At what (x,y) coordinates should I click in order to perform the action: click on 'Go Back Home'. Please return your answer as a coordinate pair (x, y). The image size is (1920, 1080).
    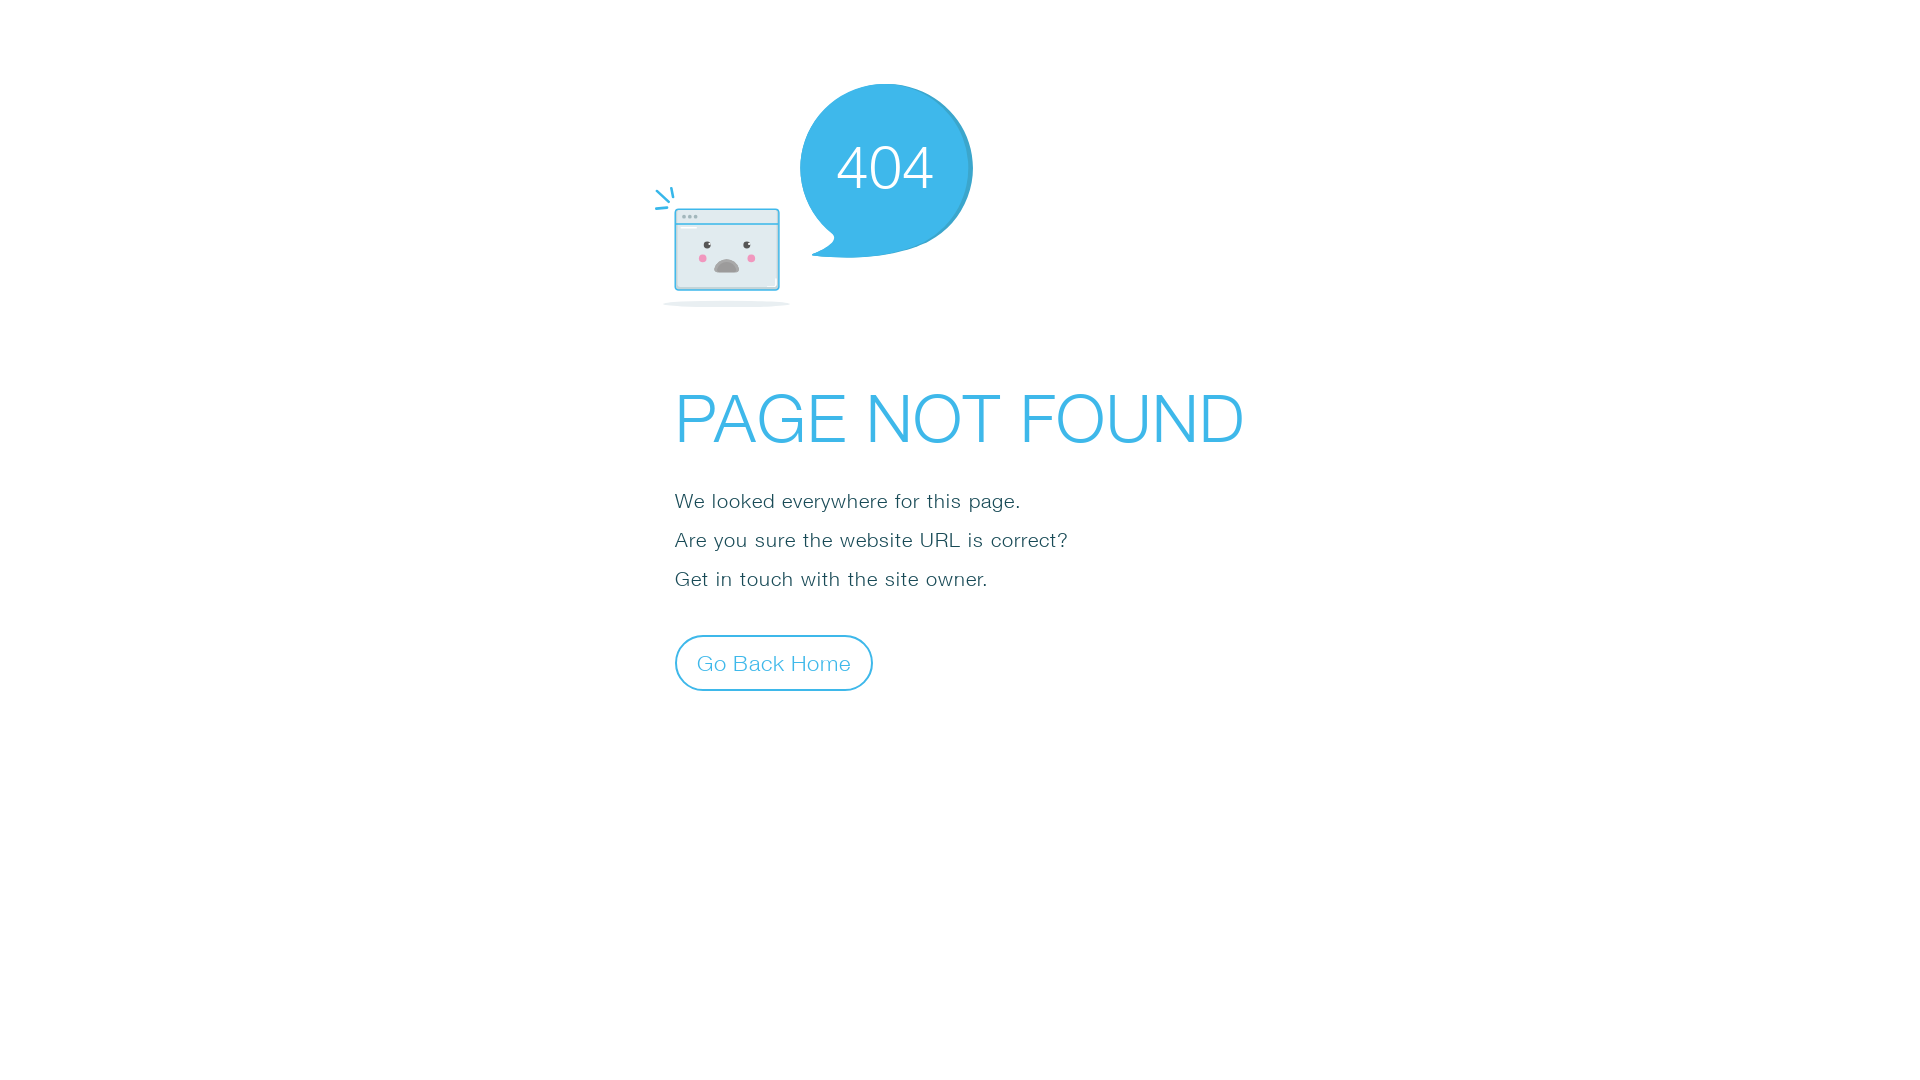
    Looking at the image, I should click on (772, 663).